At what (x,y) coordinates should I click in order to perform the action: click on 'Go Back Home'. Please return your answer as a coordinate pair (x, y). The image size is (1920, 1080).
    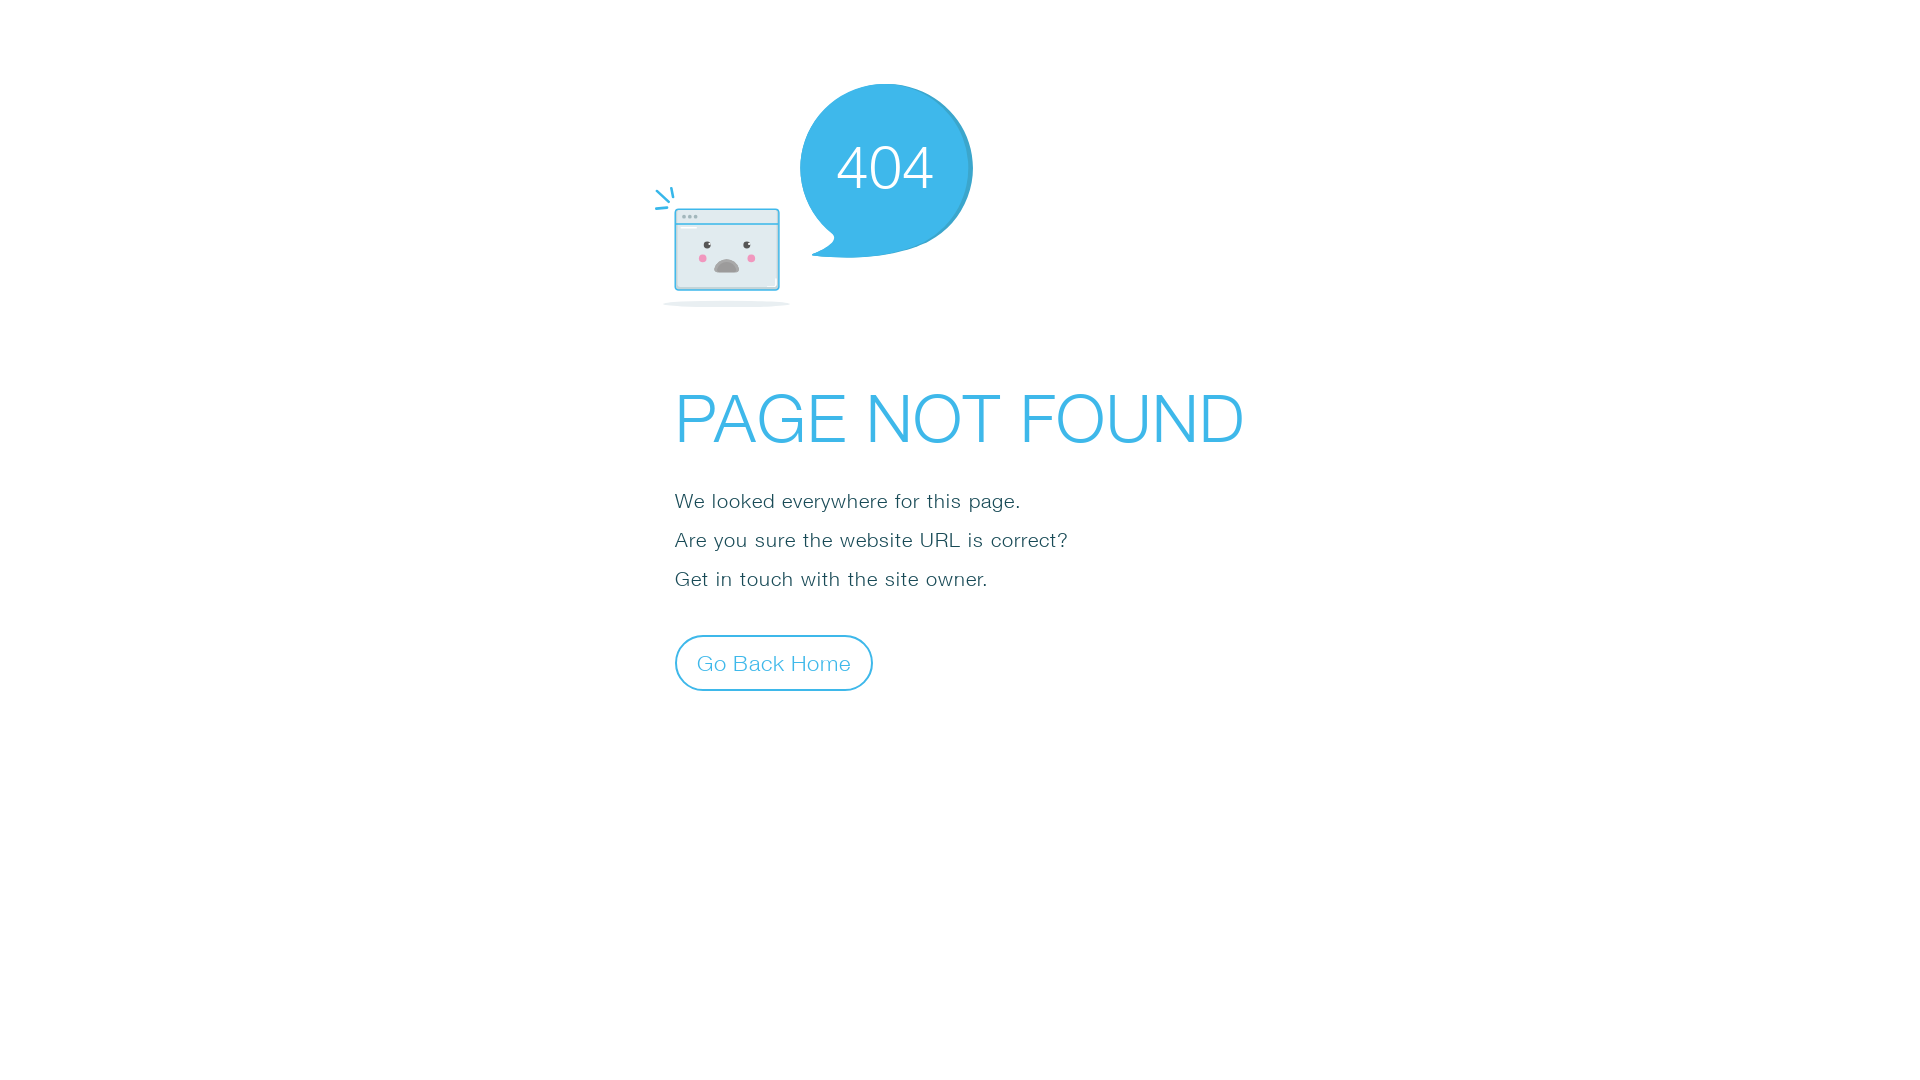
    Looking at the image, I should click on (772, 663).